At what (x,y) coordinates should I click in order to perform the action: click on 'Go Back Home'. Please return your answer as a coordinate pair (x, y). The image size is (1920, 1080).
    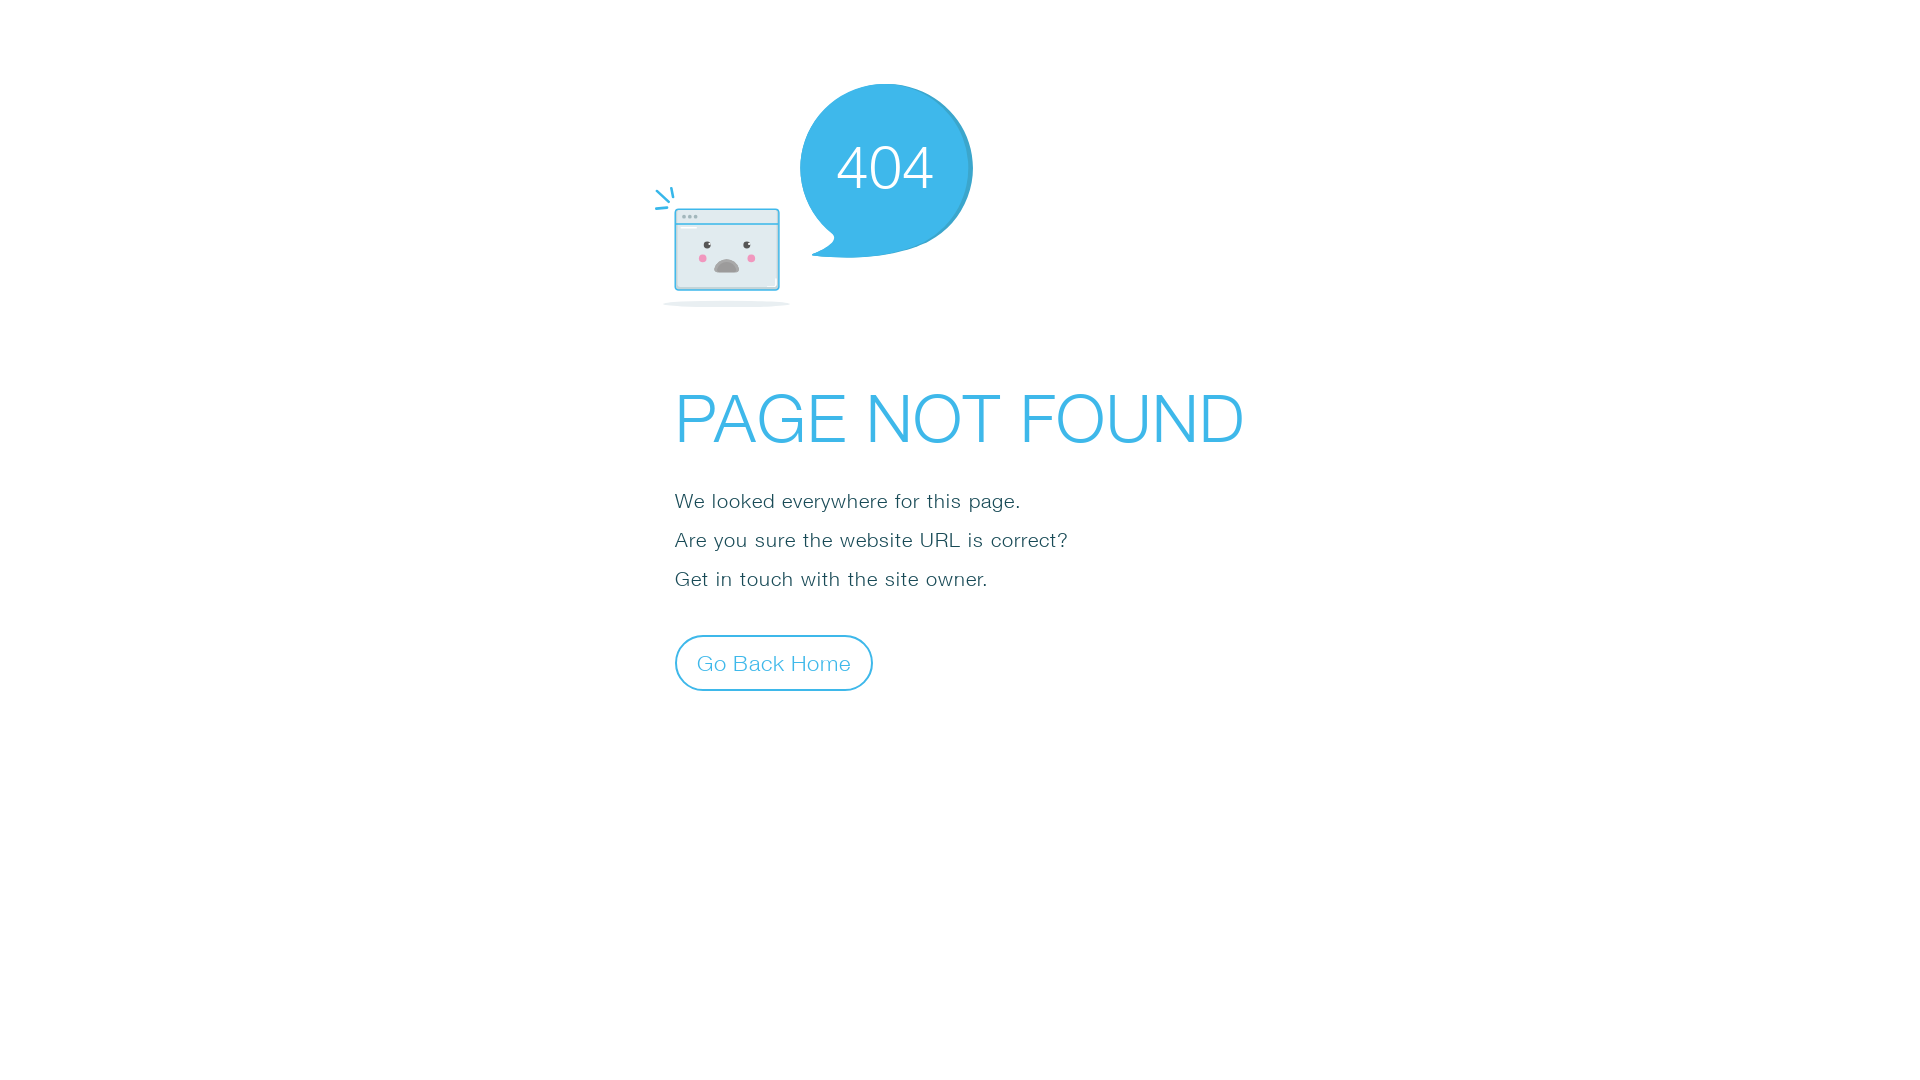
    Looking at the image, I should click on (772, 663).